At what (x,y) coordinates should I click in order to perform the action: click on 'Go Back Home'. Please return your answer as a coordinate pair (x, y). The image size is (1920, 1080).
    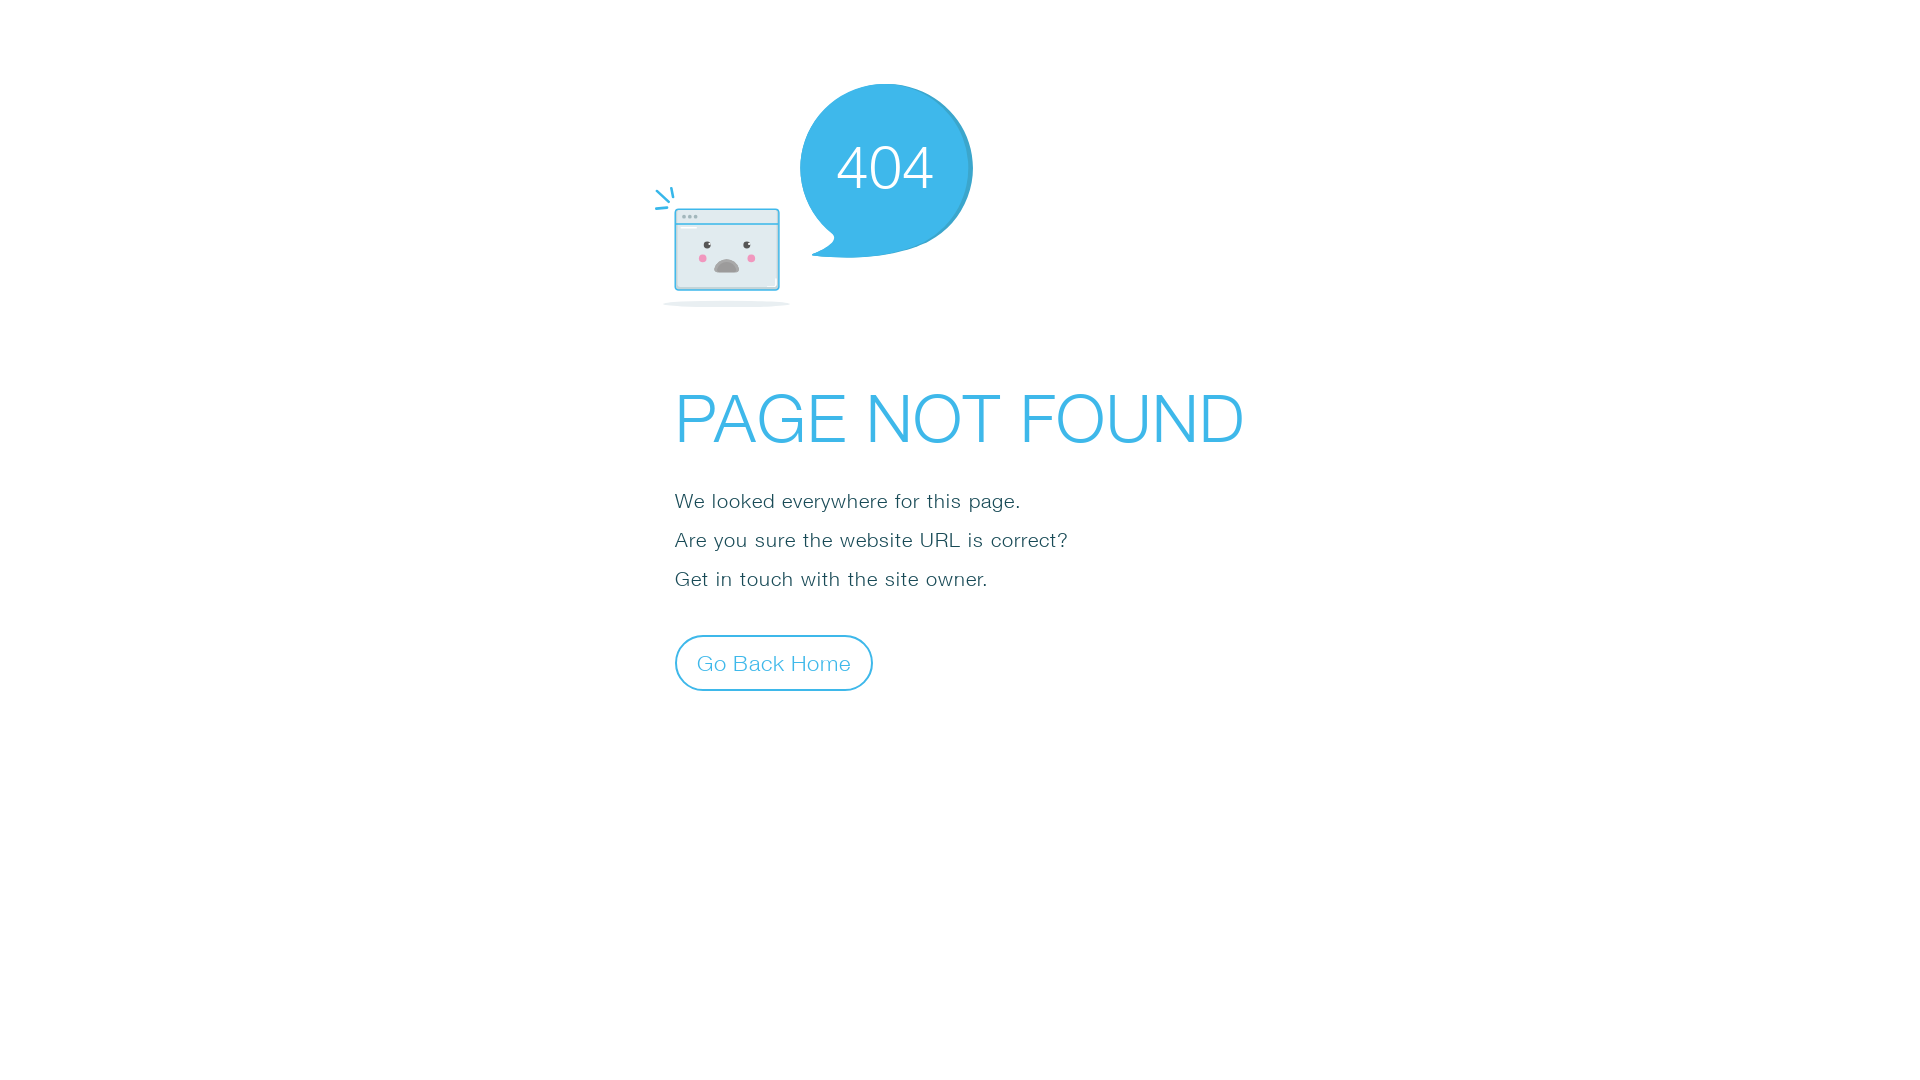
    Looking at the image, I should click on (772, 663).